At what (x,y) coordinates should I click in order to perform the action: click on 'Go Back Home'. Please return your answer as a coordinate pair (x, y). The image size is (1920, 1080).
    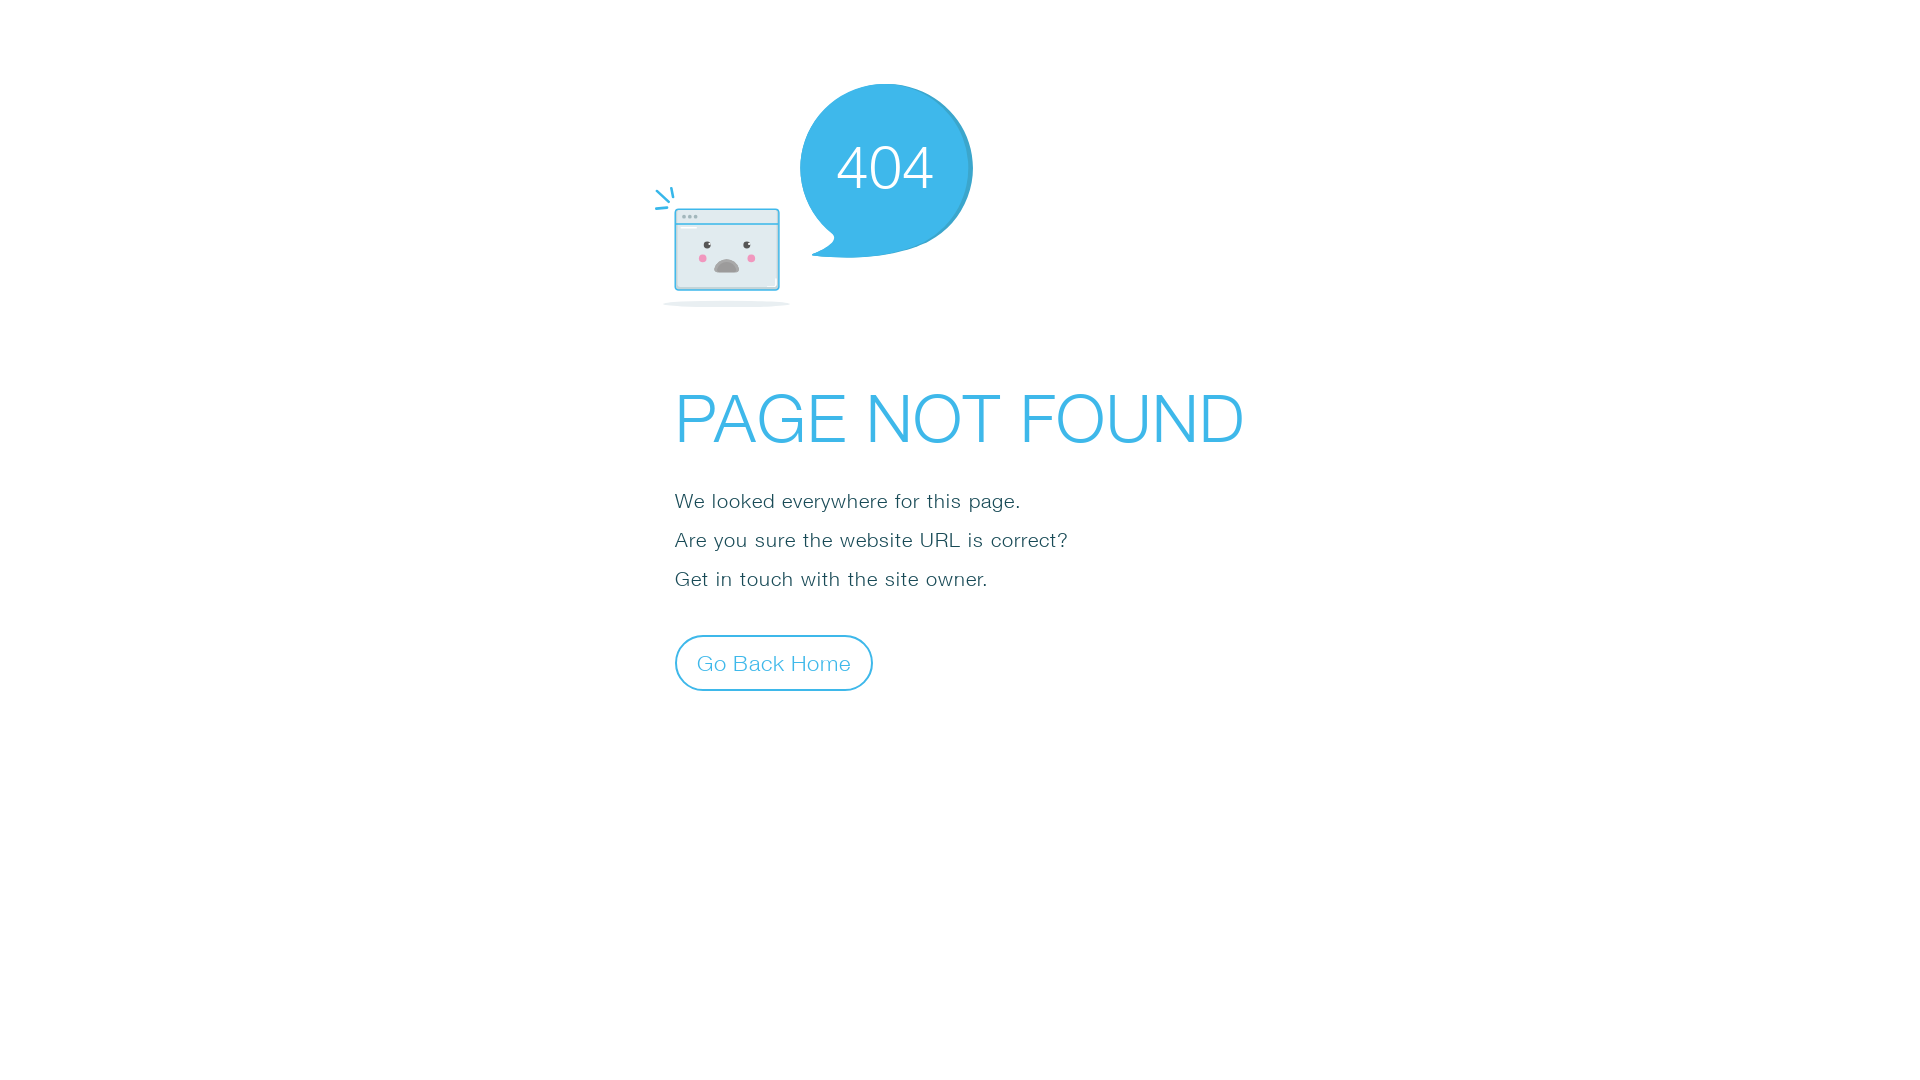
    Looking at the image, I should click on (772, 663).